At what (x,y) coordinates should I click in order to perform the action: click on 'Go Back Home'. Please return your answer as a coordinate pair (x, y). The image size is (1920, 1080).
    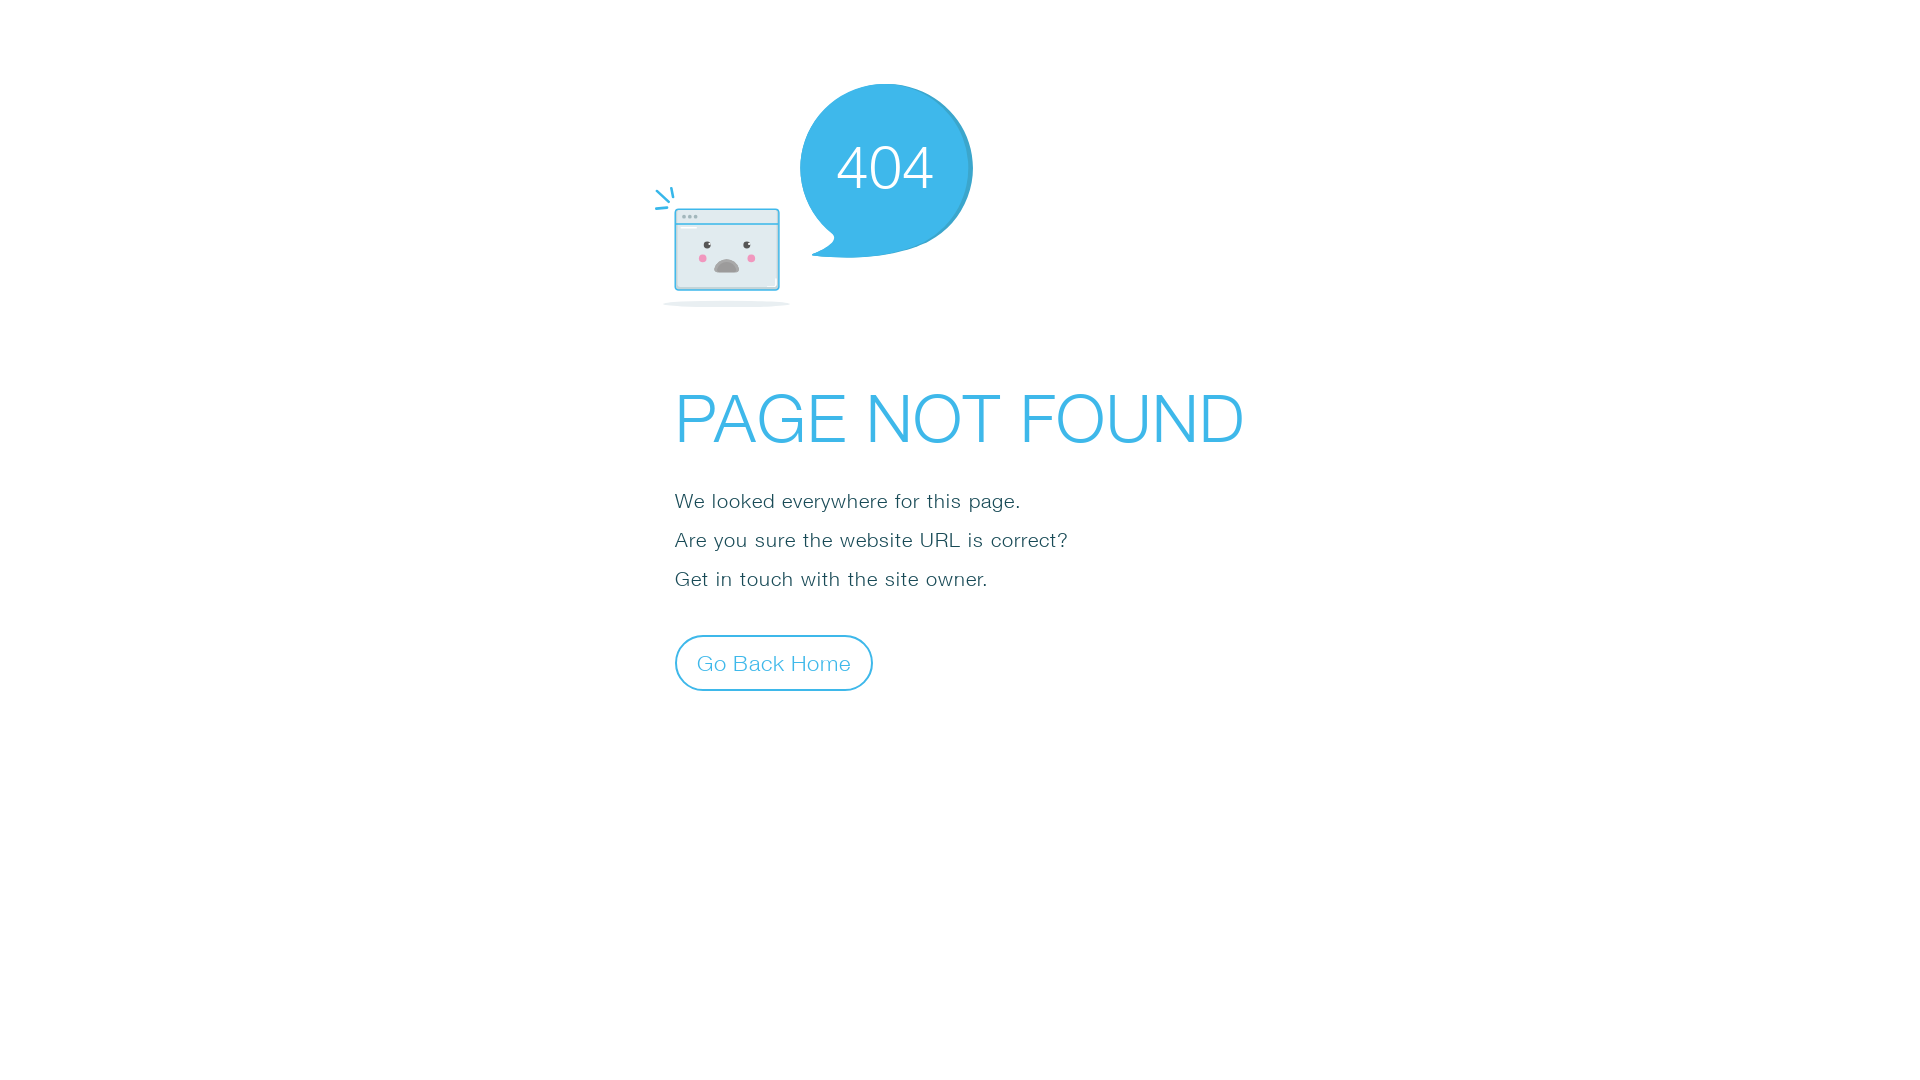
    Looking at the image, I should click on (772, 663).